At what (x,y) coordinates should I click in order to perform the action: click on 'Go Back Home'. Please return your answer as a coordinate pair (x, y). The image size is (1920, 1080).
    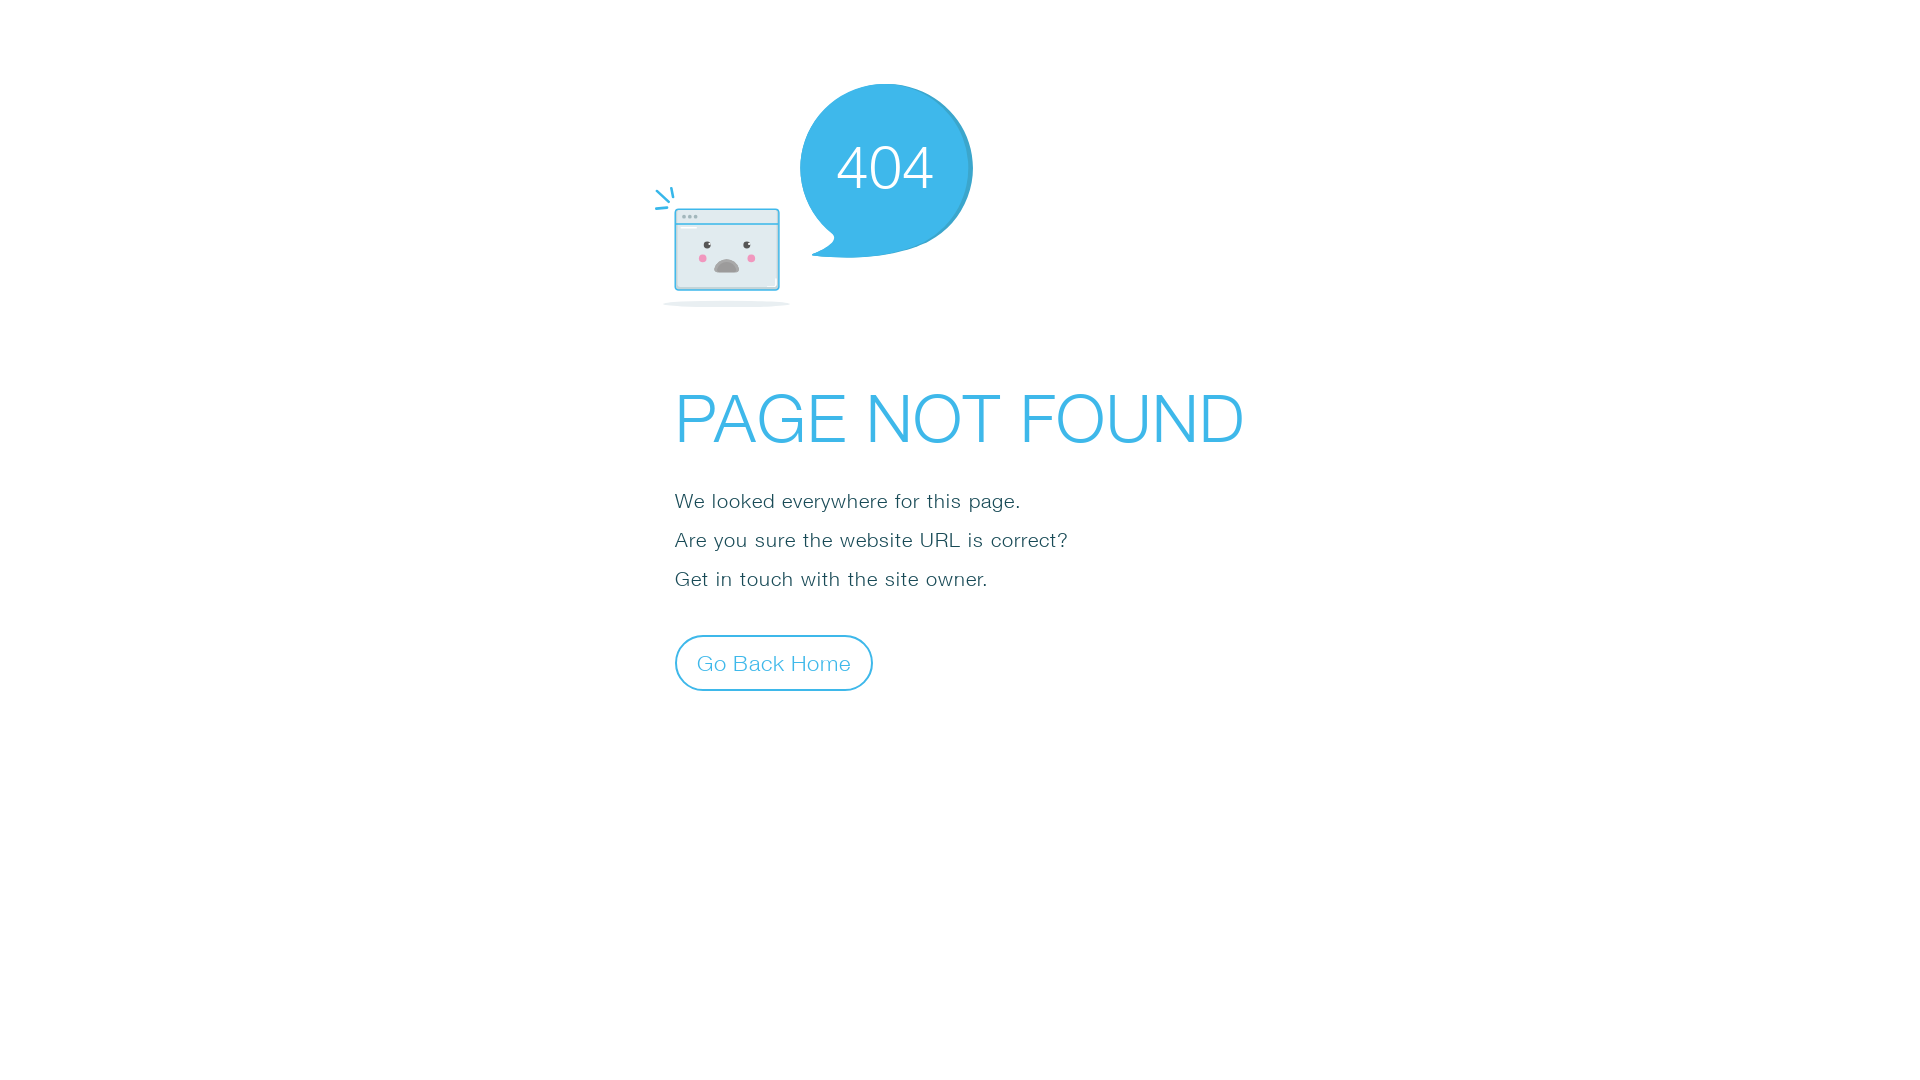
    Looking at the image, I should click on (772, 663).